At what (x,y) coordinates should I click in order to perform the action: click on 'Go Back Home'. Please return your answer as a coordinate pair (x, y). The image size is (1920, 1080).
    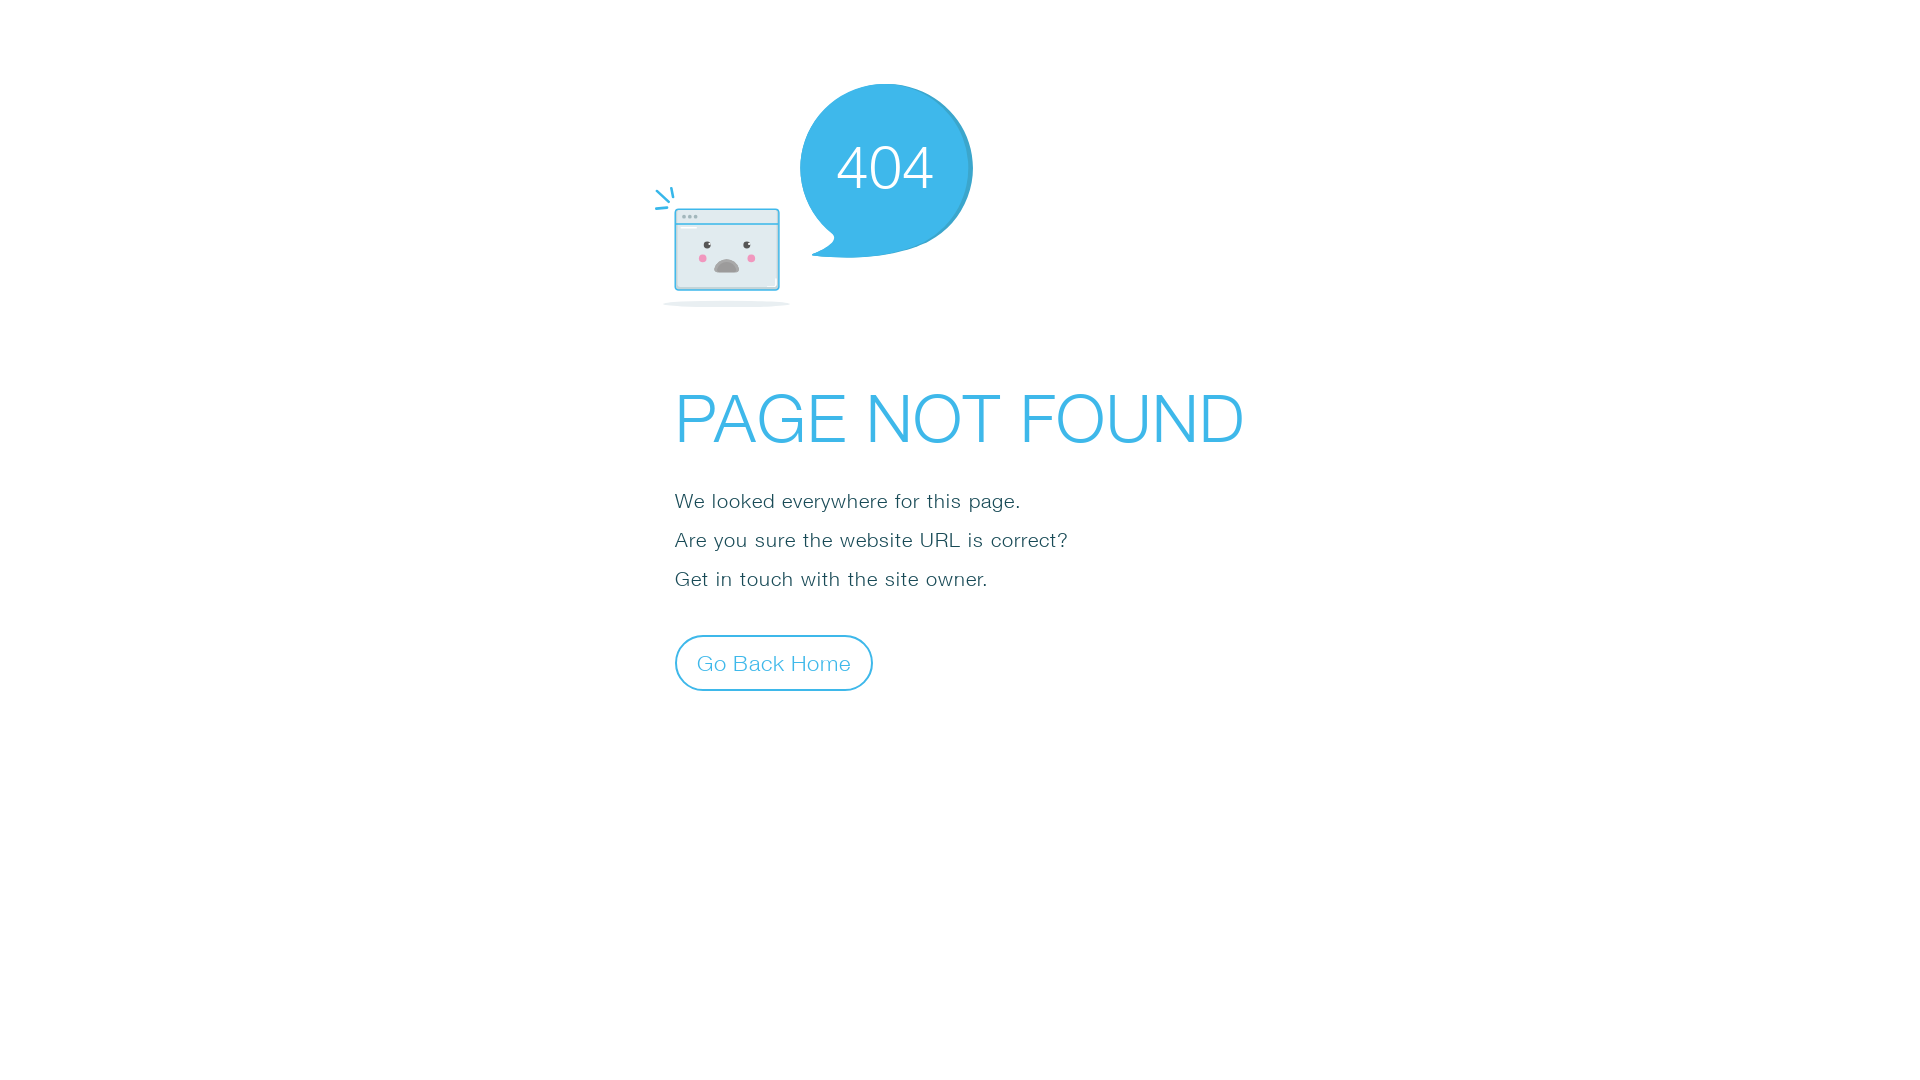
    Looking at the image, I should click on (772, 663).